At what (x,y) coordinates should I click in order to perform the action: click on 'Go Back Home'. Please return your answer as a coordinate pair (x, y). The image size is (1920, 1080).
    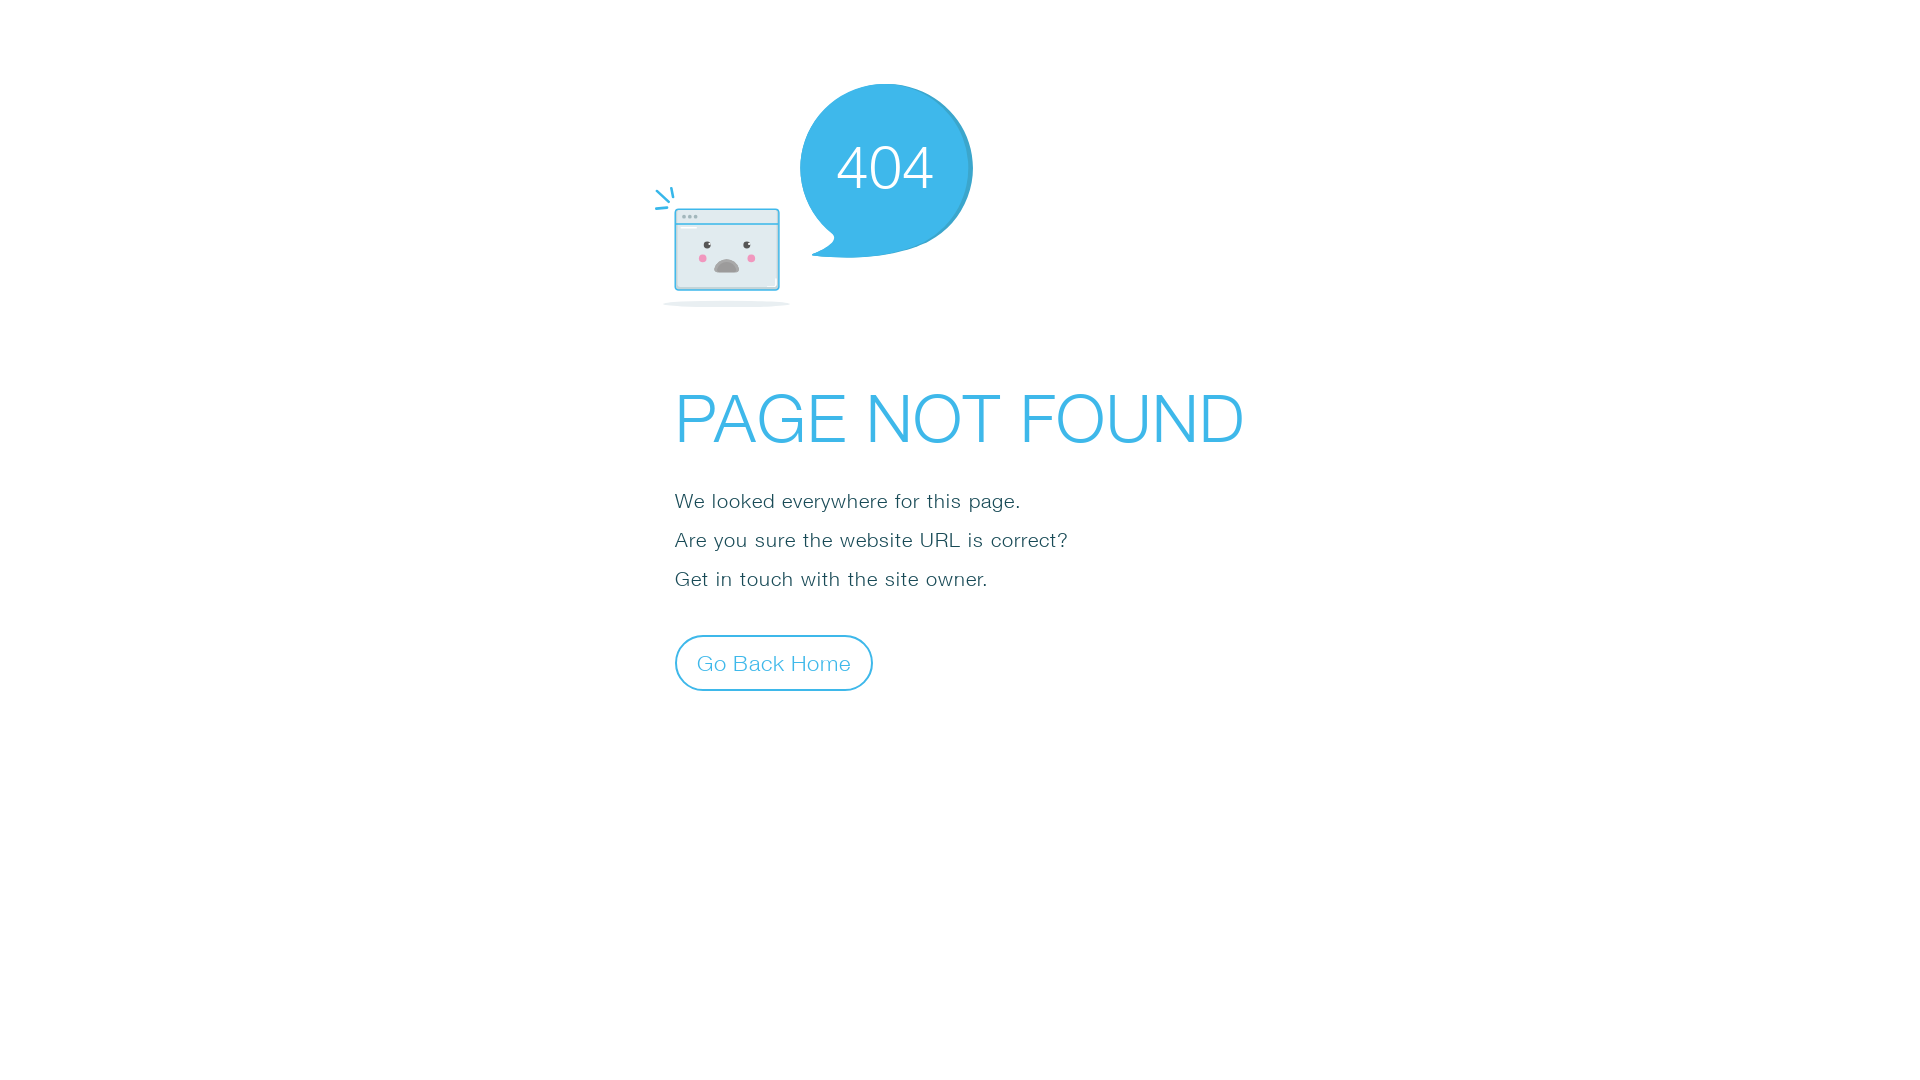
    Looking at the image, I should click on (772, 663).